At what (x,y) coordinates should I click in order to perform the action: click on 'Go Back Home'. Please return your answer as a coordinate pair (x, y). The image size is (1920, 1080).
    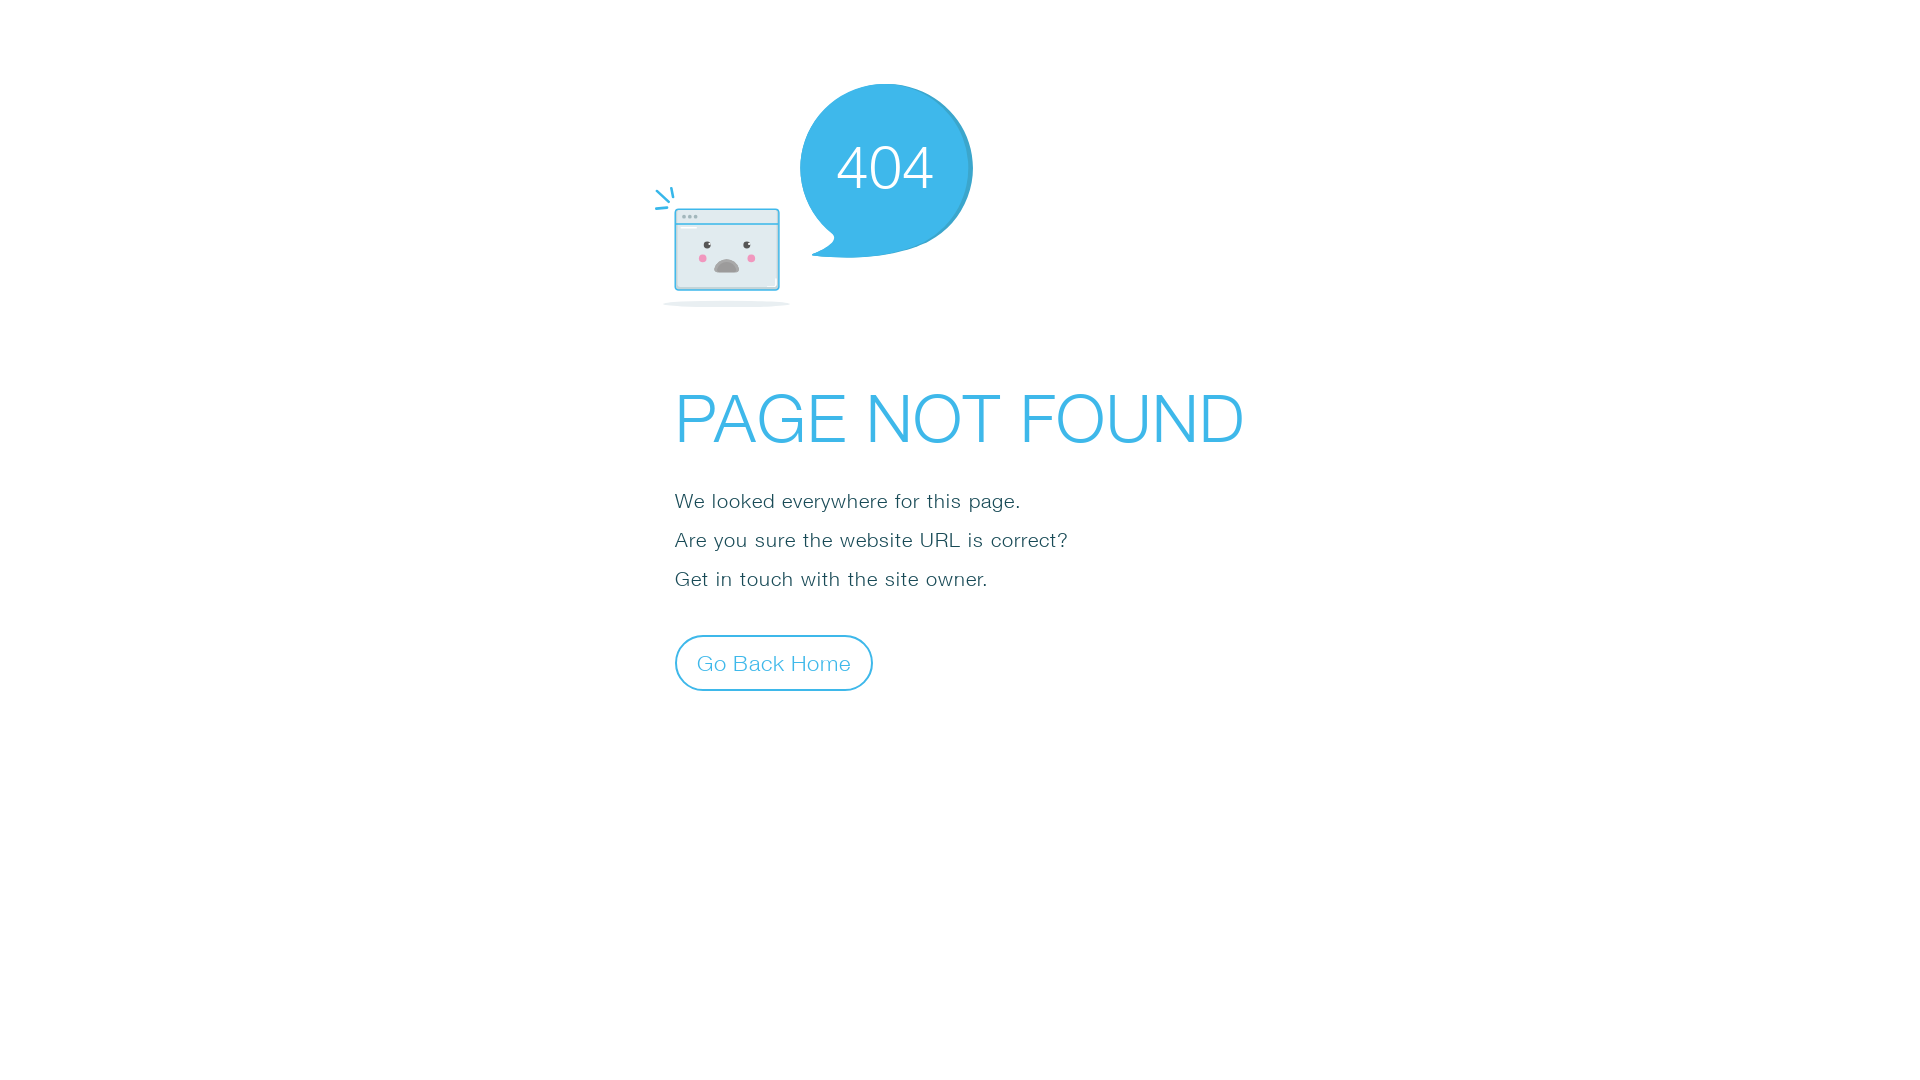
    Looking at the image, I should click on (772, 663).